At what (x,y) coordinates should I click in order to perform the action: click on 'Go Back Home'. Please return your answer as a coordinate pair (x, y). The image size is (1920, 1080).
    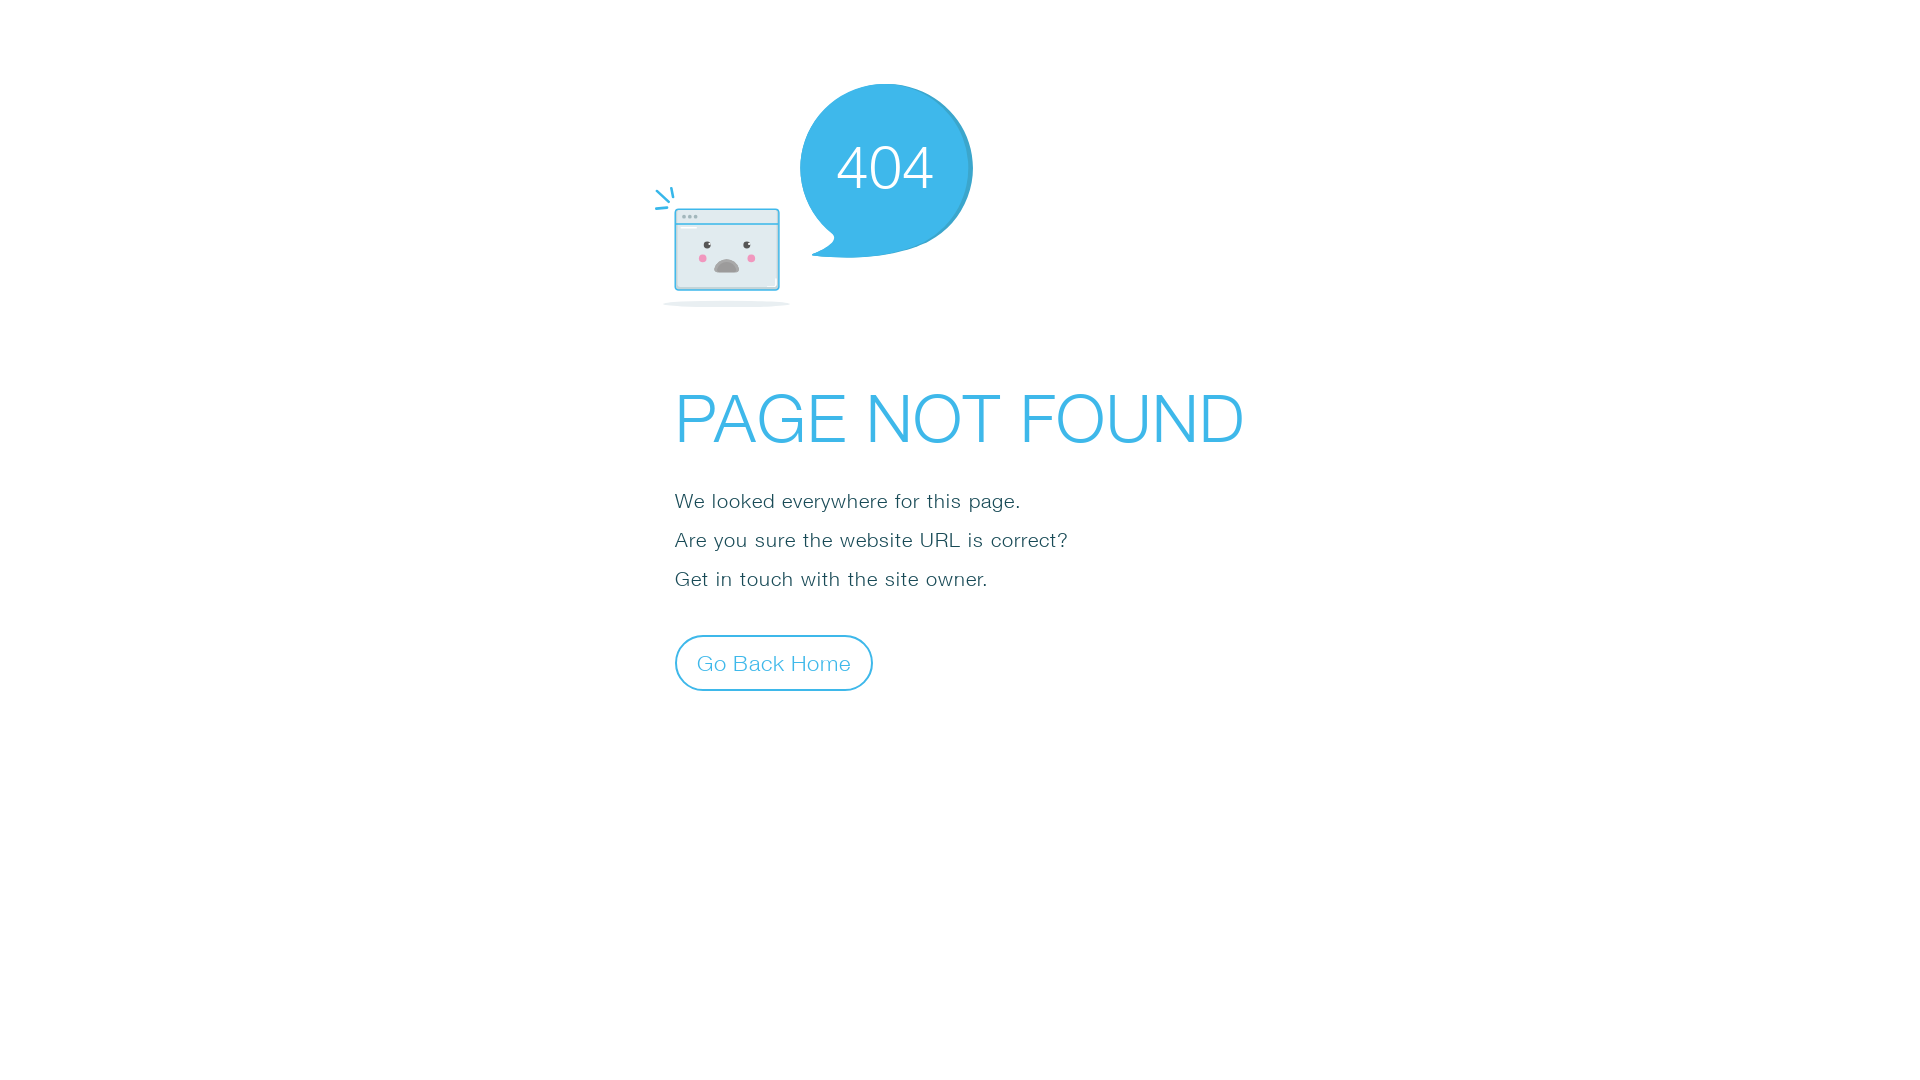
    Looking at the image, I should click on (772, 663).